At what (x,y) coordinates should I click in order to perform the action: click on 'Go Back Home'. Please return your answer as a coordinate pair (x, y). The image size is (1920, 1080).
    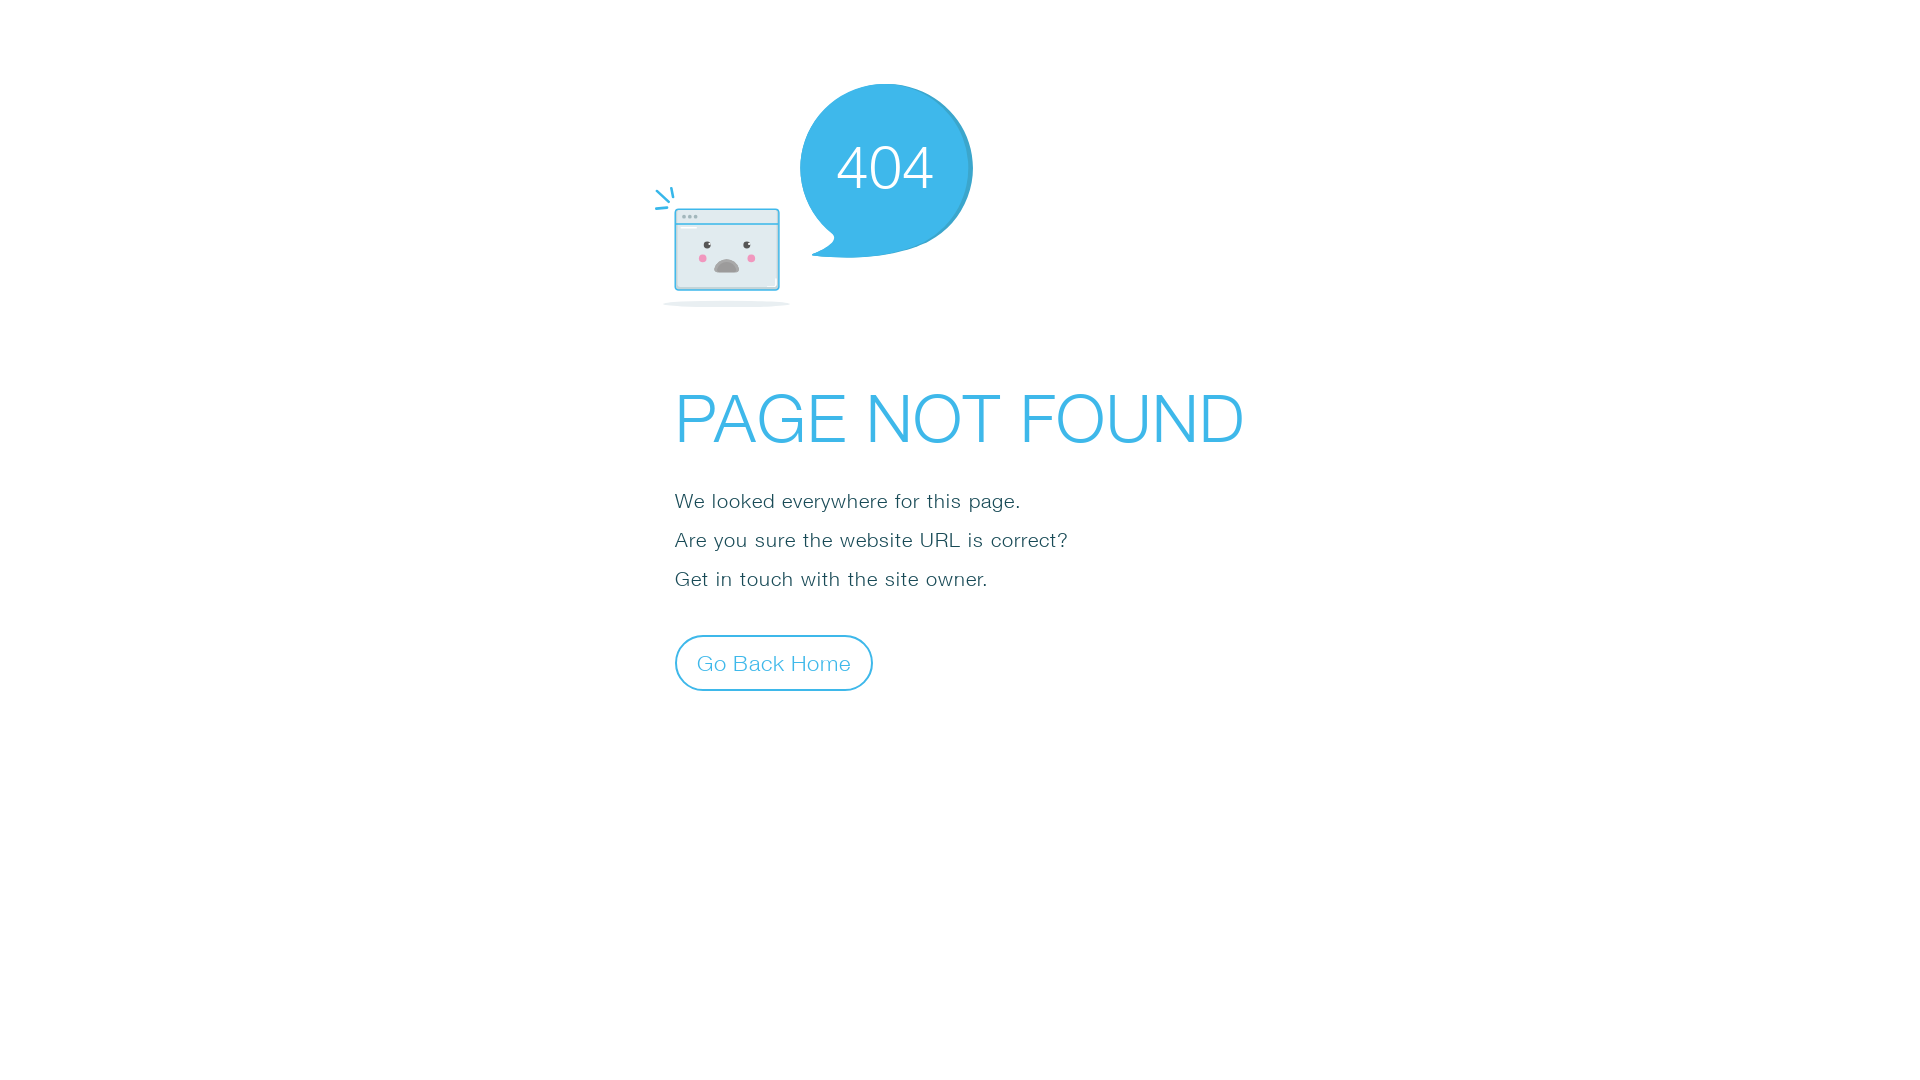
    Looking at the image, I should click on (772, 663).